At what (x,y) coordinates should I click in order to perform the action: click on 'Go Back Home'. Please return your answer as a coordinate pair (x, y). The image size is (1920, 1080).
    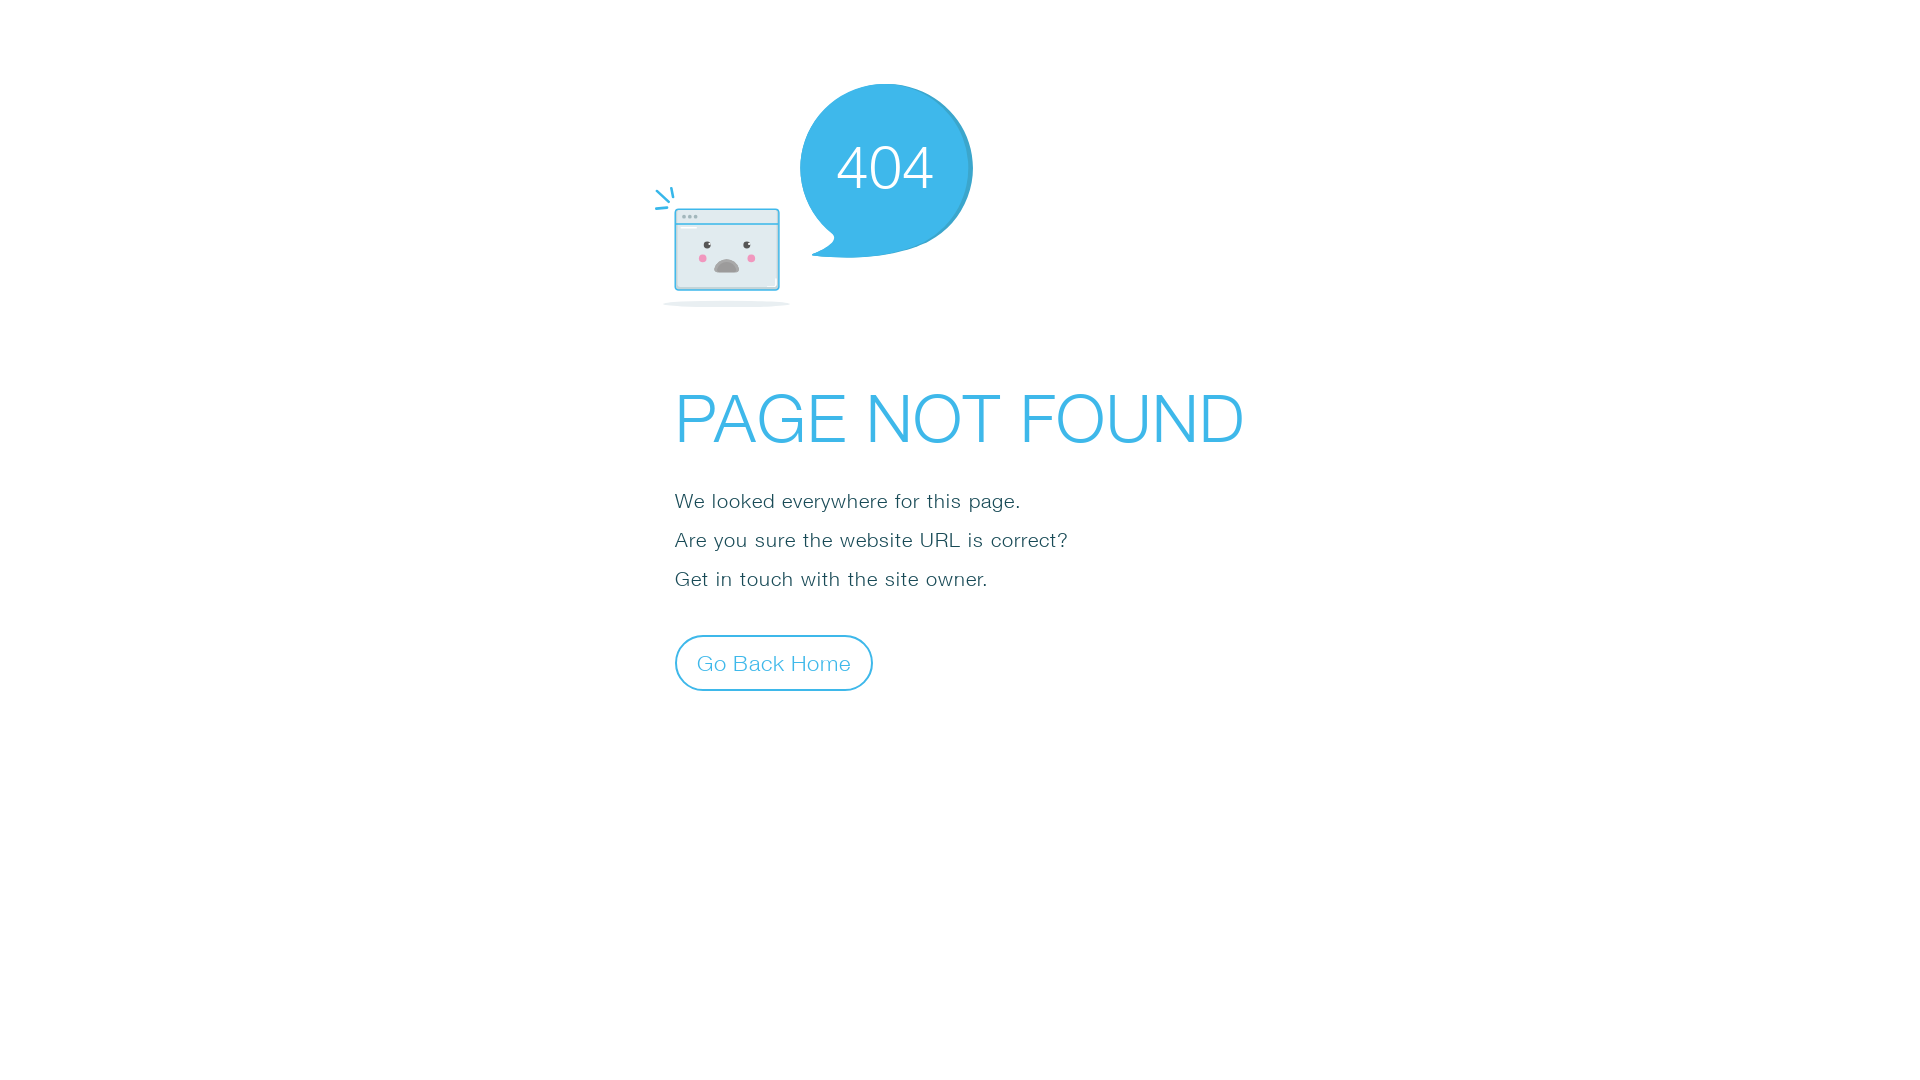
    Looking at the image, I should click on (772, 663).